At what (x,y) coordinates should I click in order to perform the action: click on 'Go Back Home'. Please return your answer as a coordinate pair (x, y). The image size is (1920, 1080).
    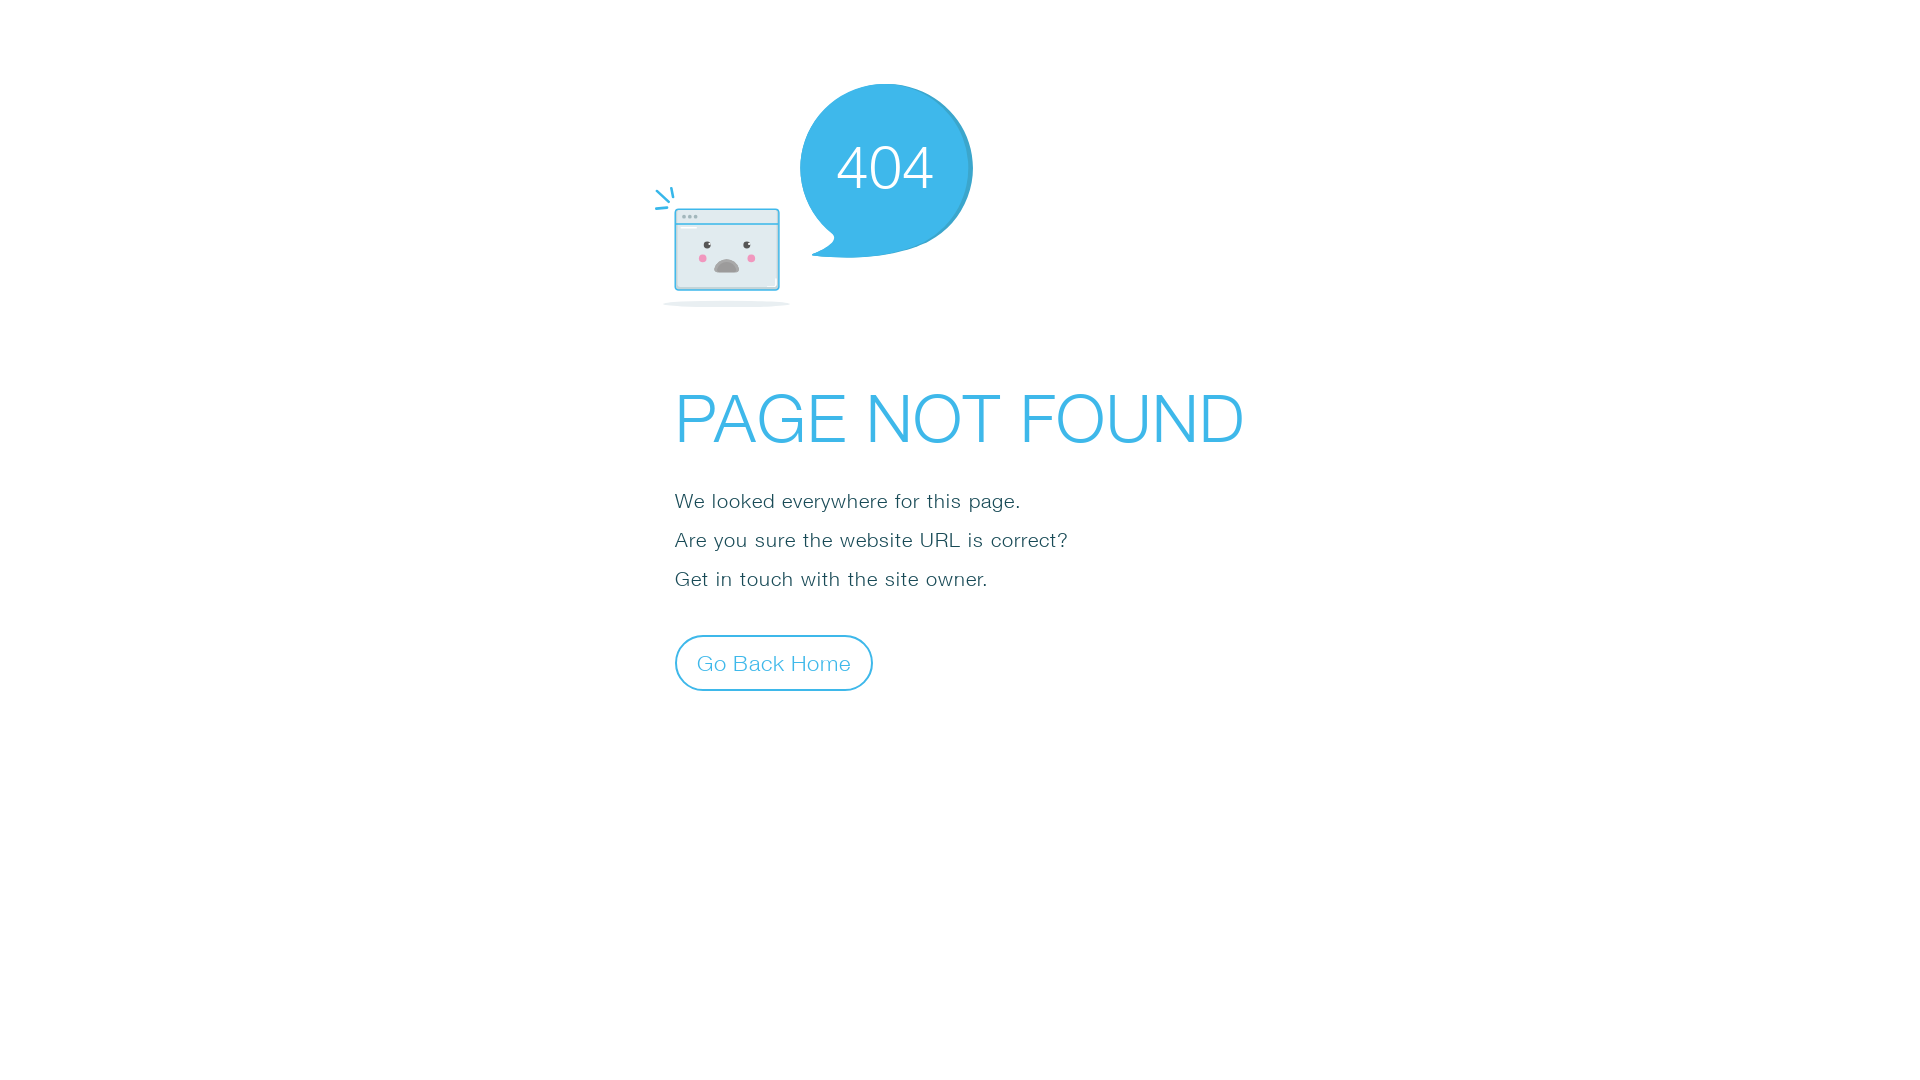
    Looking at the image, I should click on (772, 663).